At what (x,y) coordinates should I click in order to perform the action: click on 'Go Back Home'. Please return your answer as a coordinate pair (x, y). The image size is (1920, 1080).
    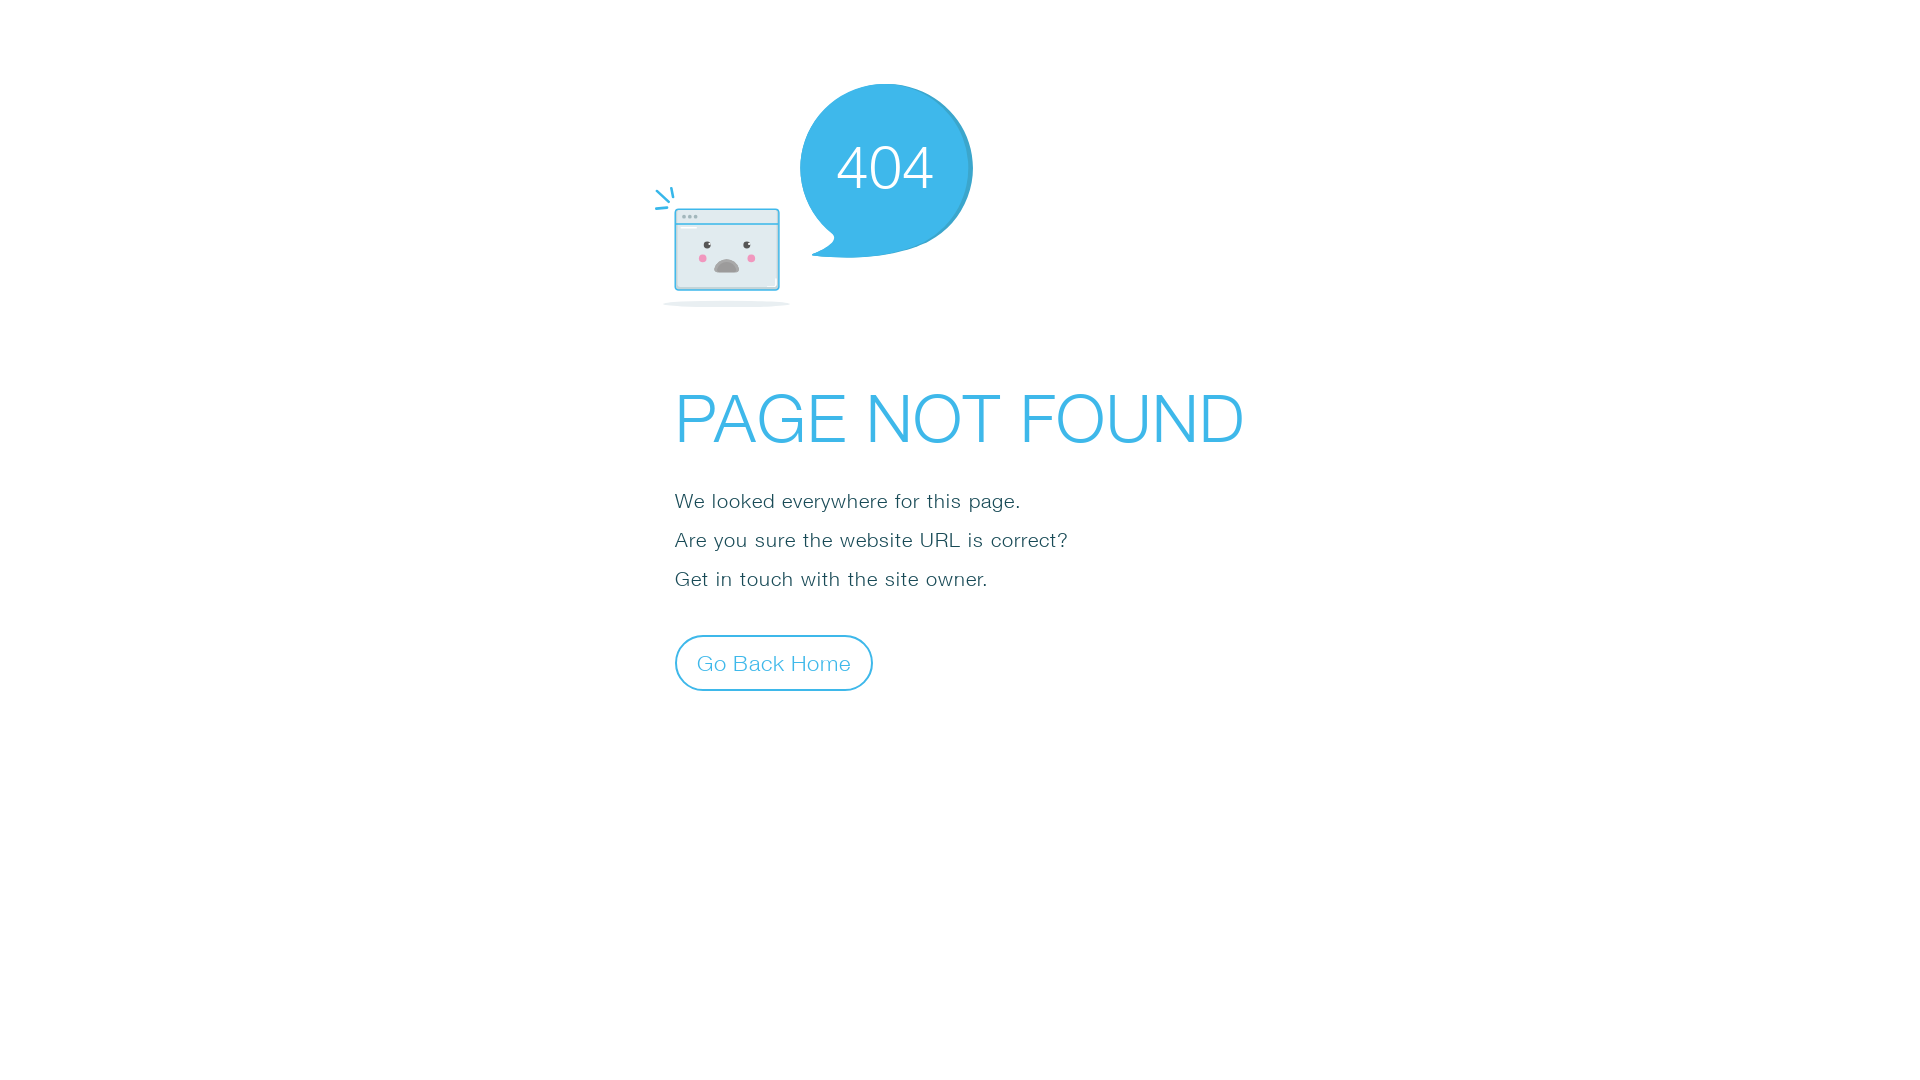
    Looking at the image, I should click on (772, 663).